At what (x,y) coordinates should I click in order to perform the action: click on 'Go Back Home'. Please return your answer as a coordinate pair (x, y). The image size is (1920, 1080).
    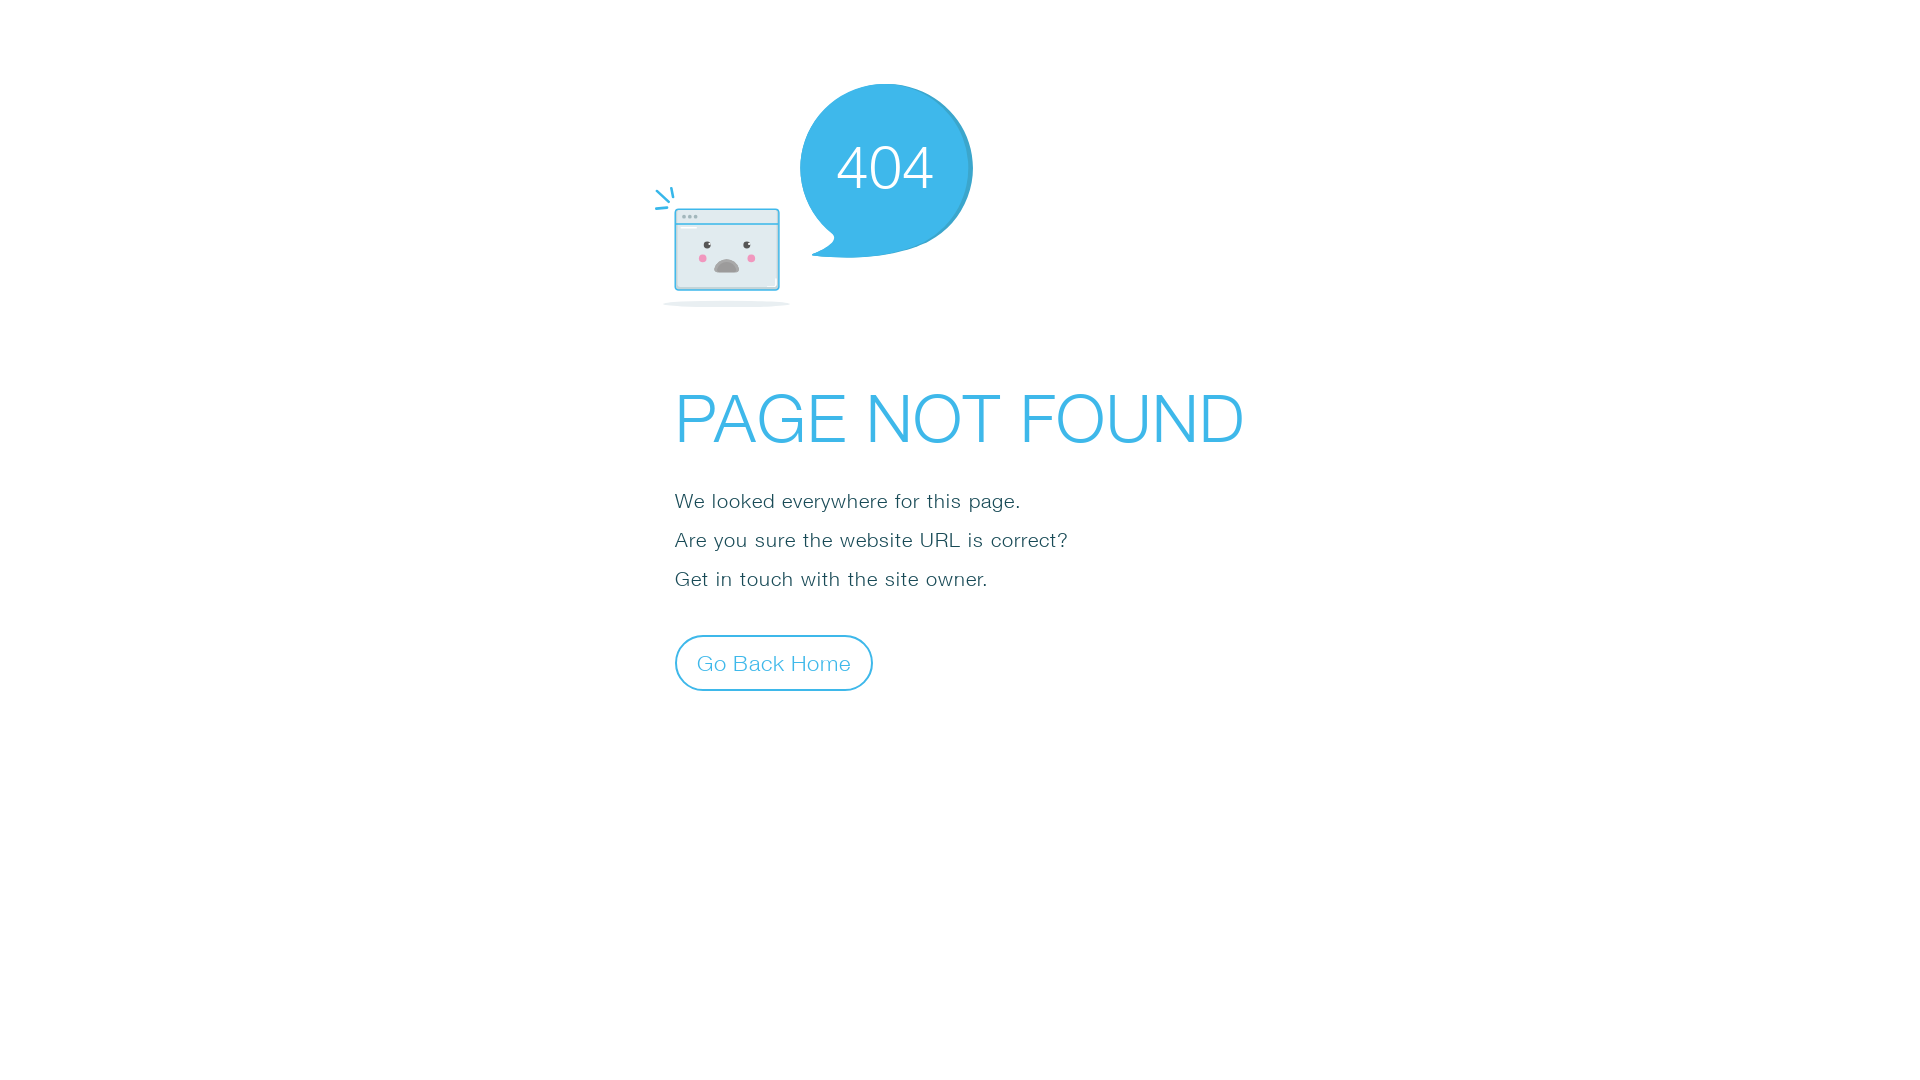
    Looking at the image, I should click on (772, 663).